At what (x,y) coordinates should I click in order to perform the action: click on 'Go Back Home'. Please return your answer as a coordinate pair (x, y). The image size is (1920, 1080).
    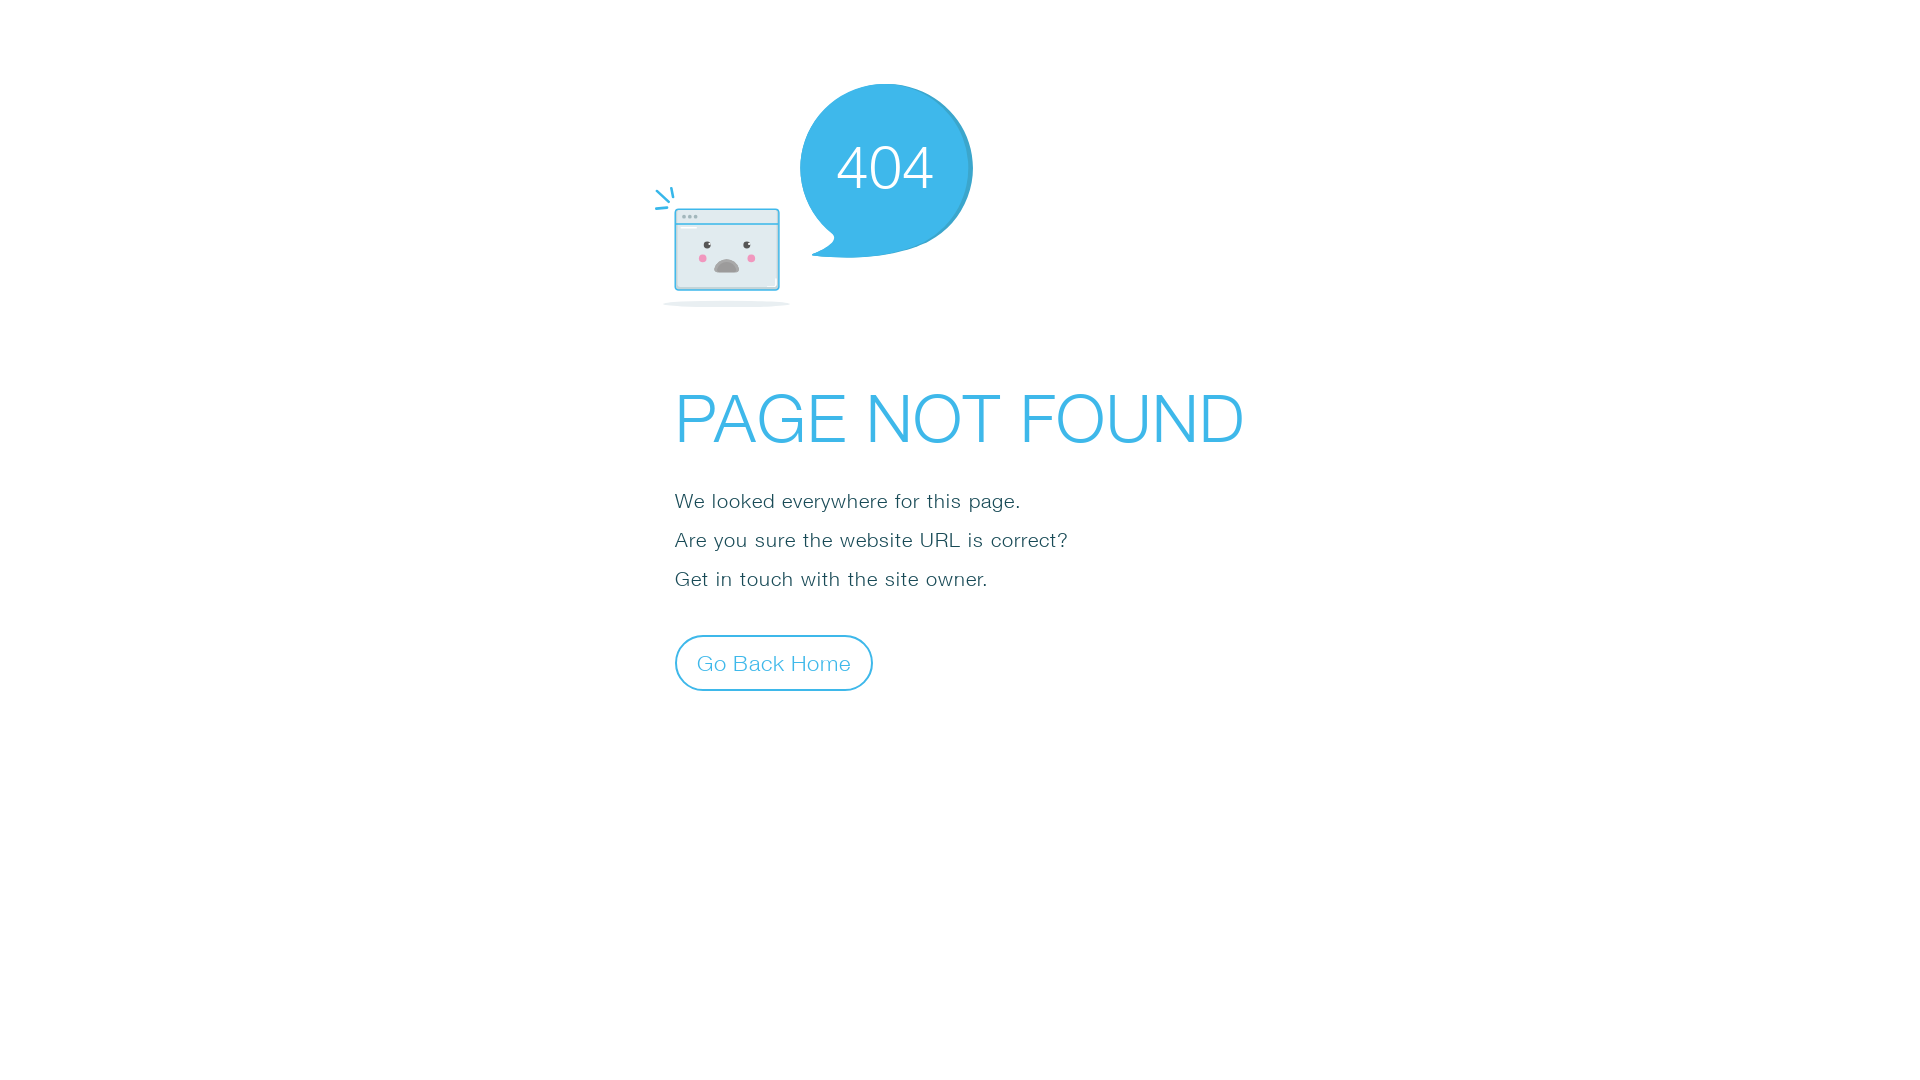
    Looking at the image, I should click on (772, 663).